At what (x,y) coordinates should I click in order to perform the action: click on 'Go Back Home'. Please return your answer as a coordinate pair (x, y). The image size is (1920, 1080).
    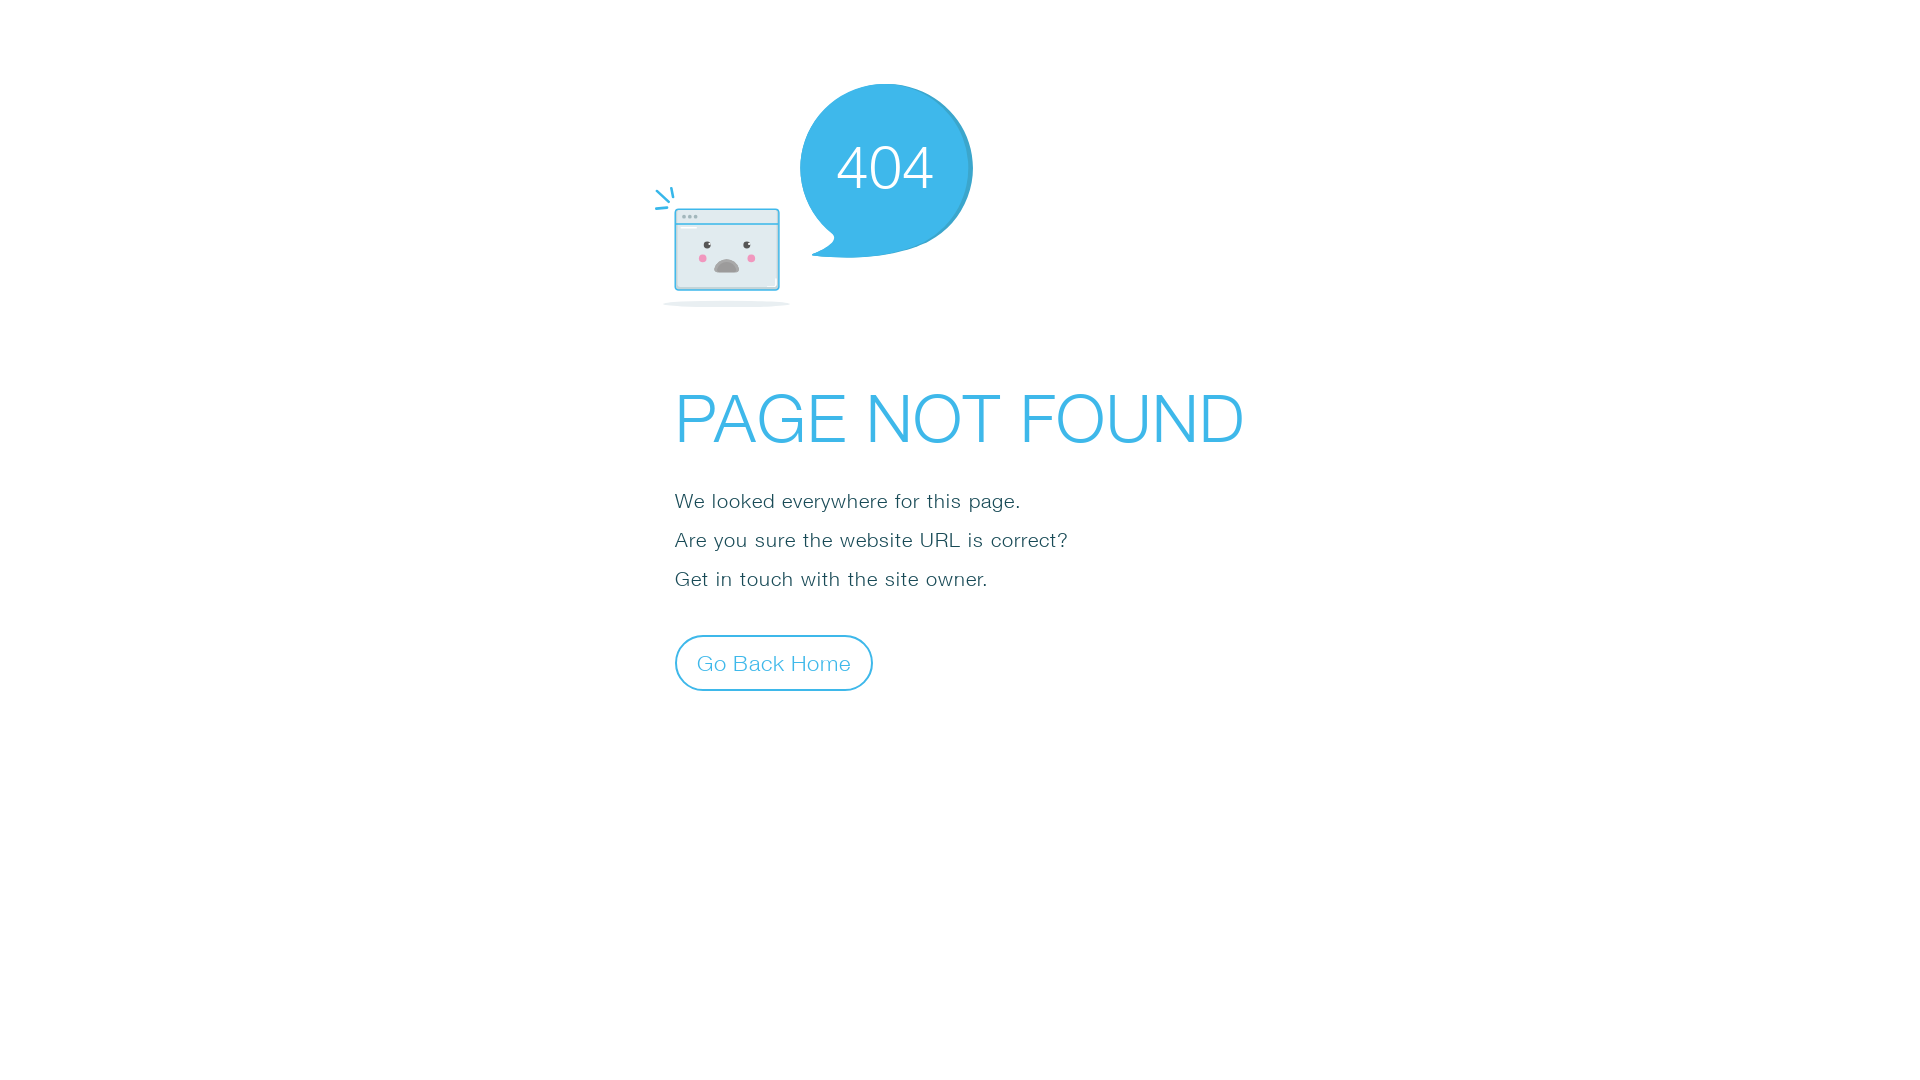
    Looking at the image, I should click on (772, 663).